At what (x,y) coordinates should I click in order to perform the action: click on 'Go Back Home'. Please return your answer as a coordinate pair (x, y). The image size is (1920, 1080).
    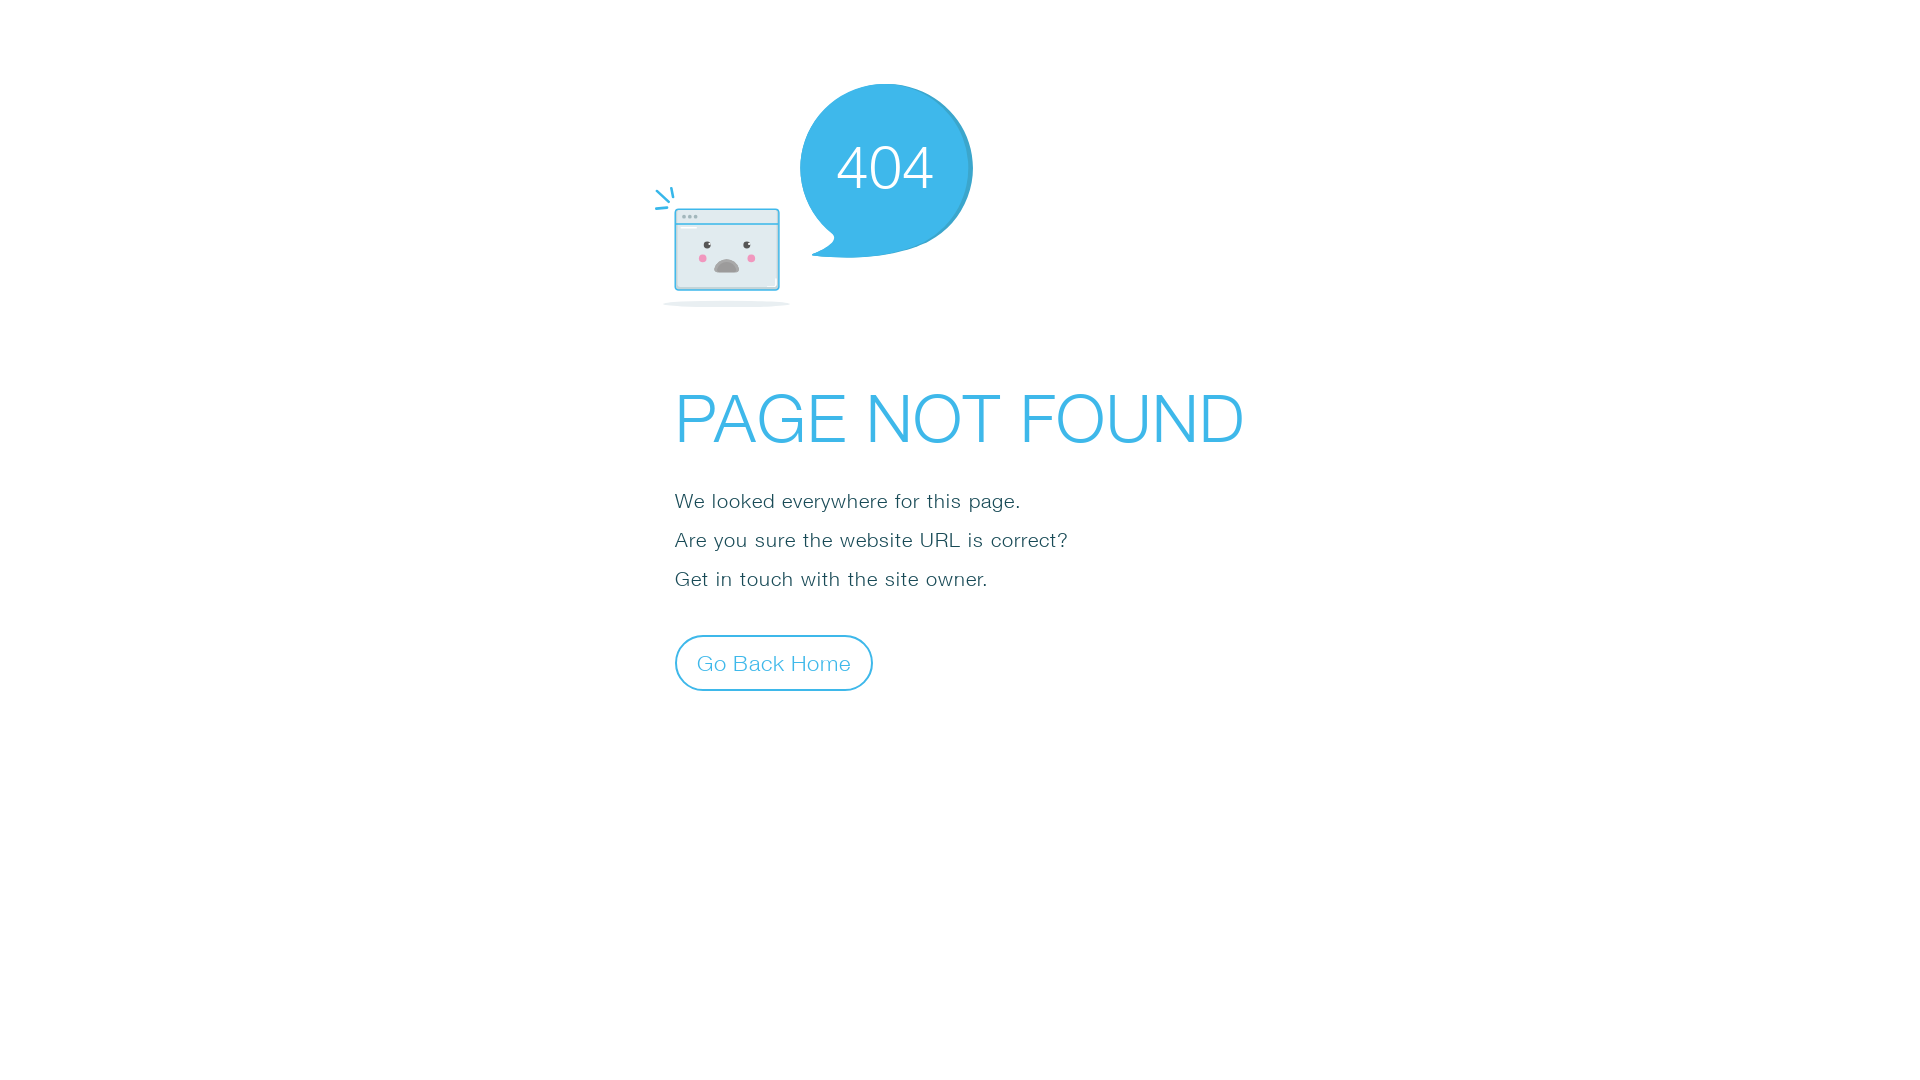
    Looking at the image, I should click on (772, 663).